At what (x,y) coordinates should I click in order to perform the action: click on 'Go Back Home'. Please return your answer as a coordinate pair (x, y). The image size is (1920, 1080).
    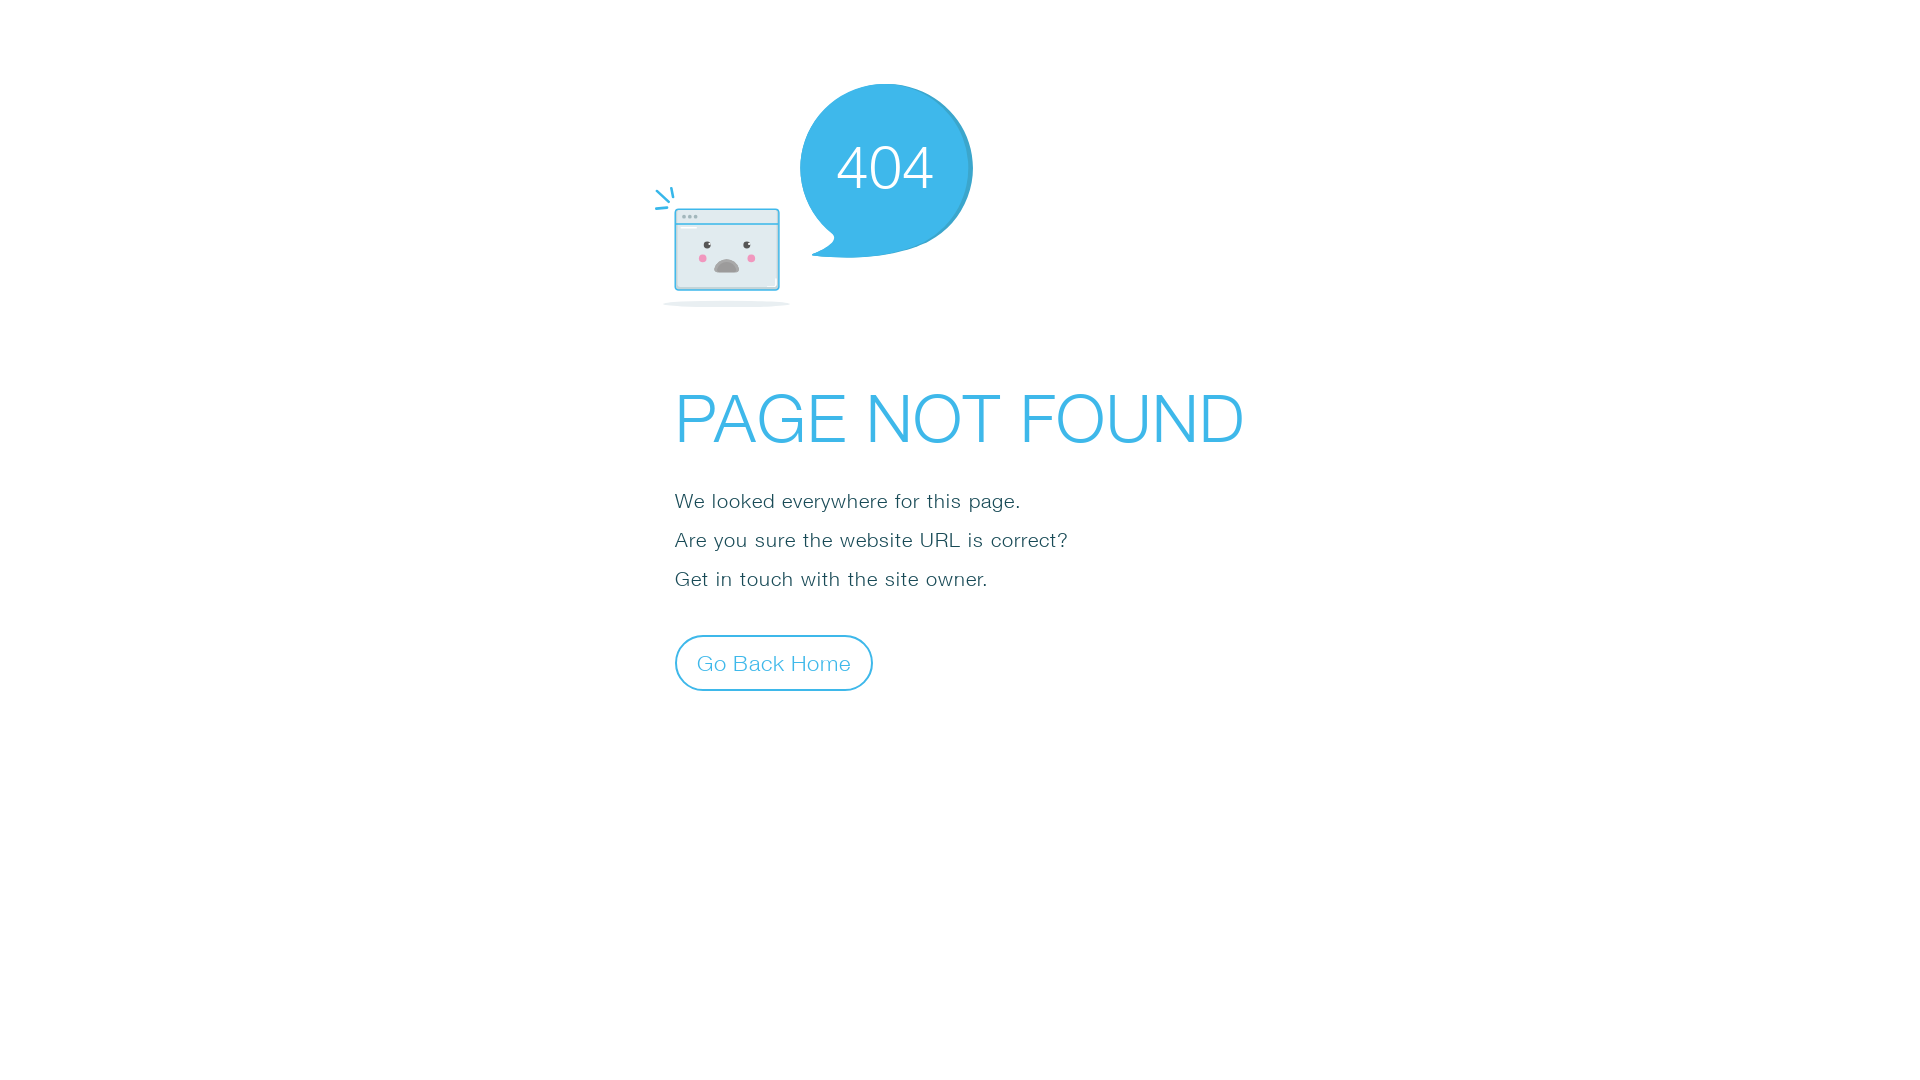
    Looking at the image, I should click on (772, 663).